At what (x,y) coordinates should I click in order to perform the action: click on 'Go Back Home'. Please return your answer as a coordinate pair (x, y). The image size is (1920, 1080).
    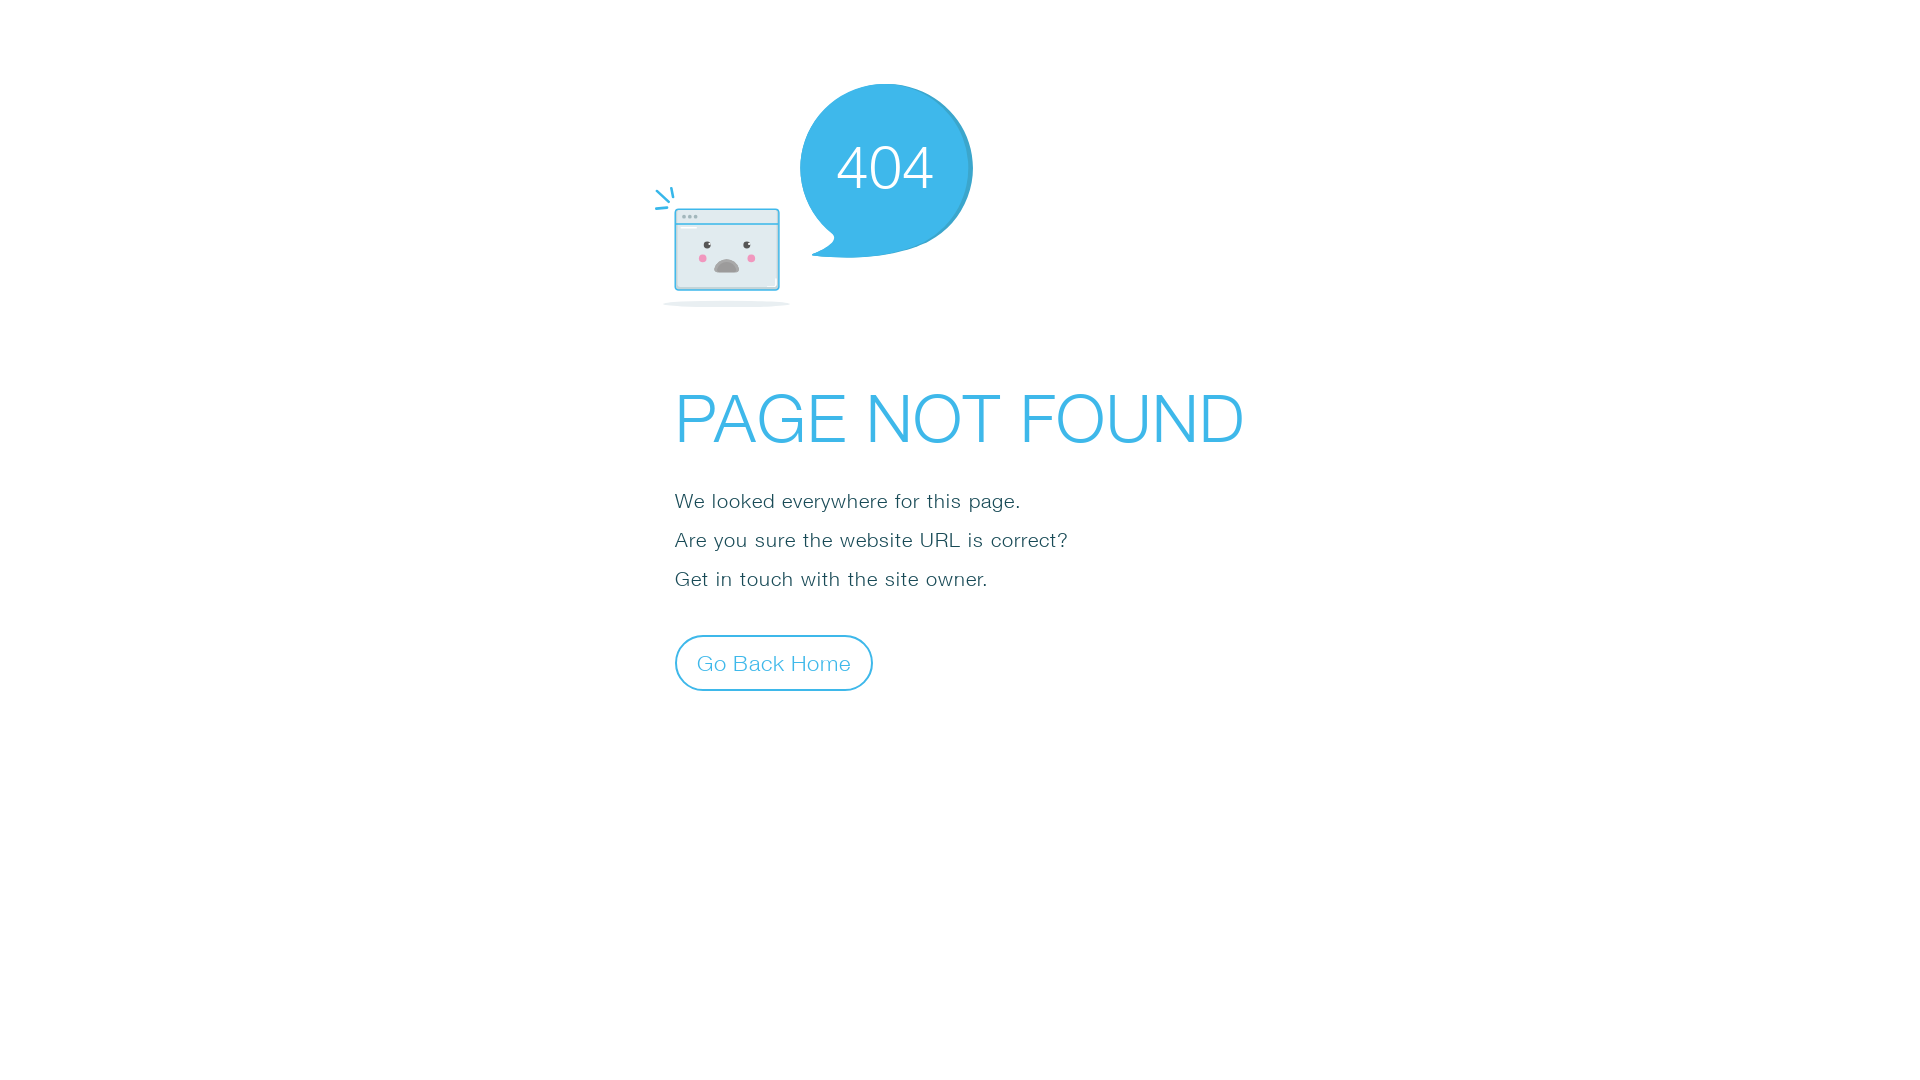
    Looking at the image, I should click on (772, 663).